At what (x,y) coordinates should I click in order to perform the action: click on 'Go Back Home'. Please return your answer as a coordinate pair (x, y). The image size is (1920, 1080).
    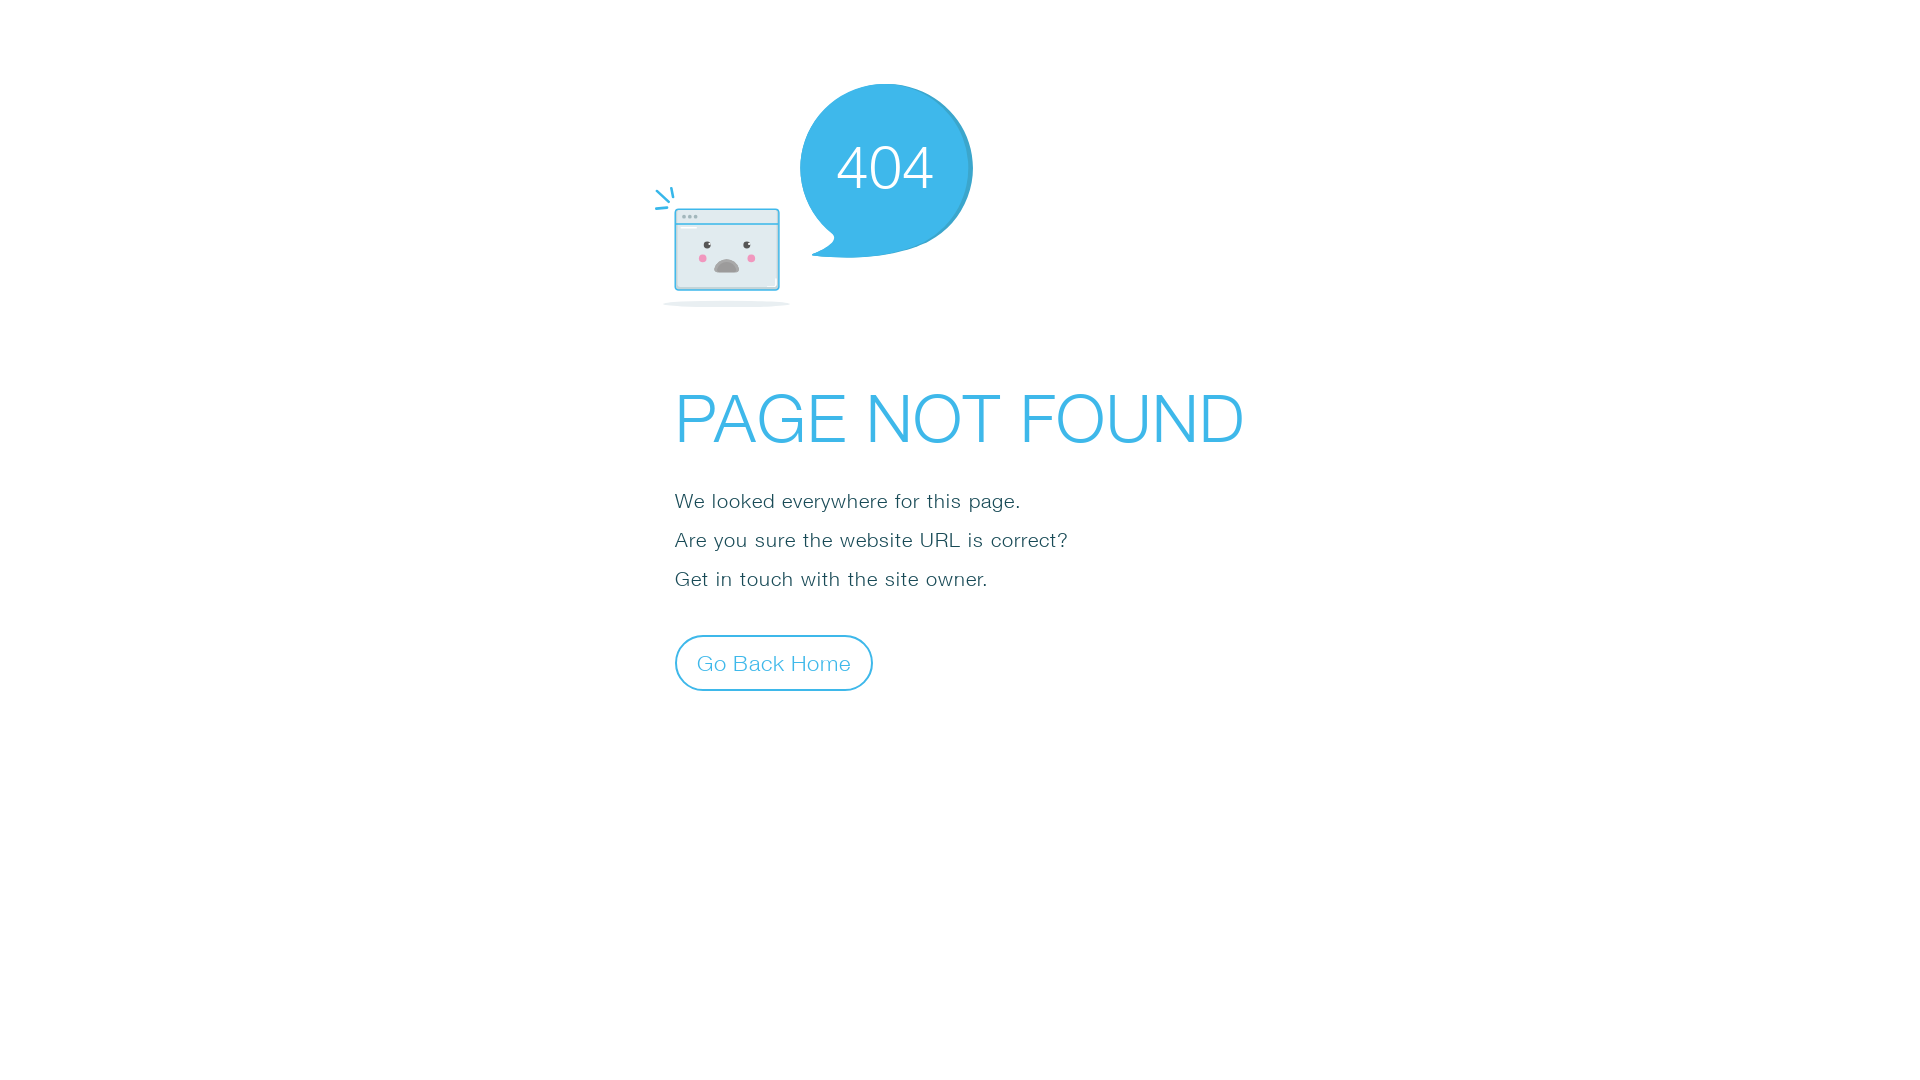
    Looking at the image, I should click on (772, 663).